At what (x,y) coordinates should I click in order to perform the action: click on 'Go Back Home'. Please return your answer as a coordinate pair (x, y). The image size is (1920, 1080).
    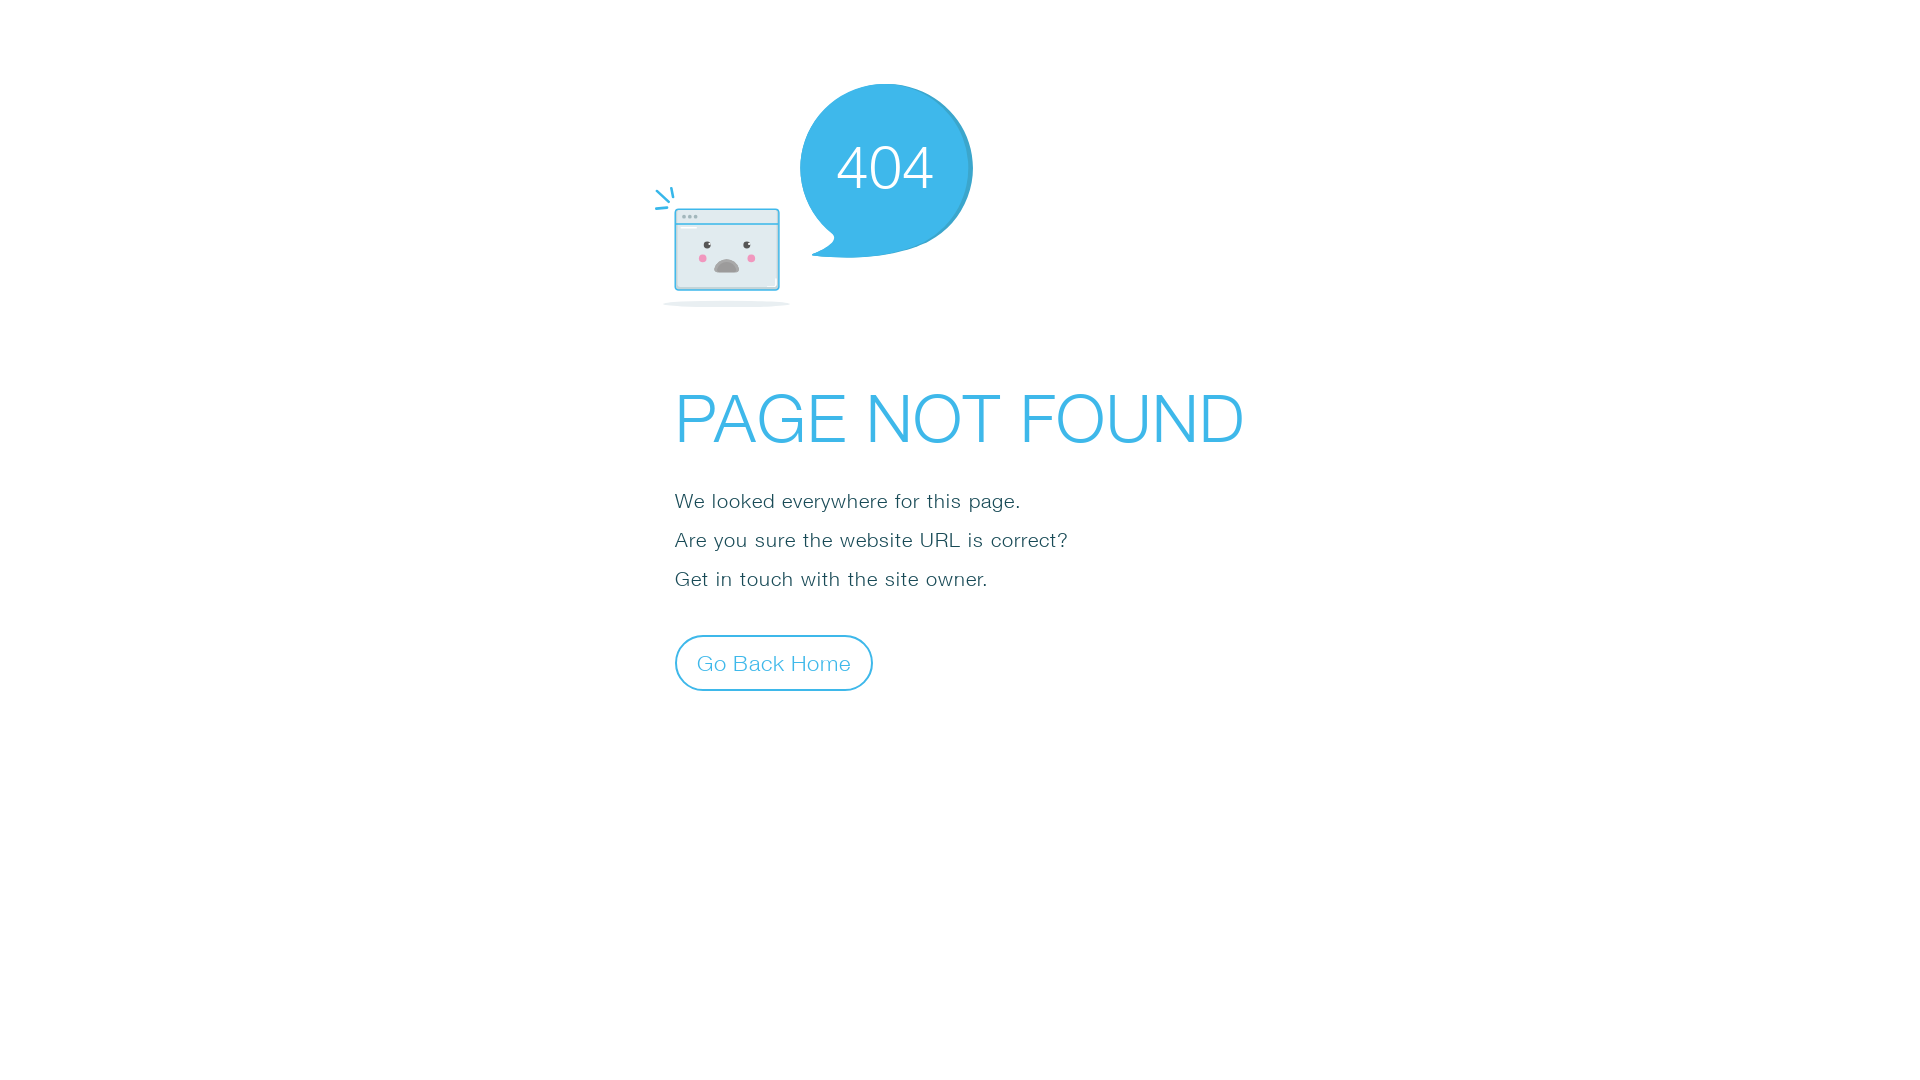
    Looking at the image, I should click on (772, 663).